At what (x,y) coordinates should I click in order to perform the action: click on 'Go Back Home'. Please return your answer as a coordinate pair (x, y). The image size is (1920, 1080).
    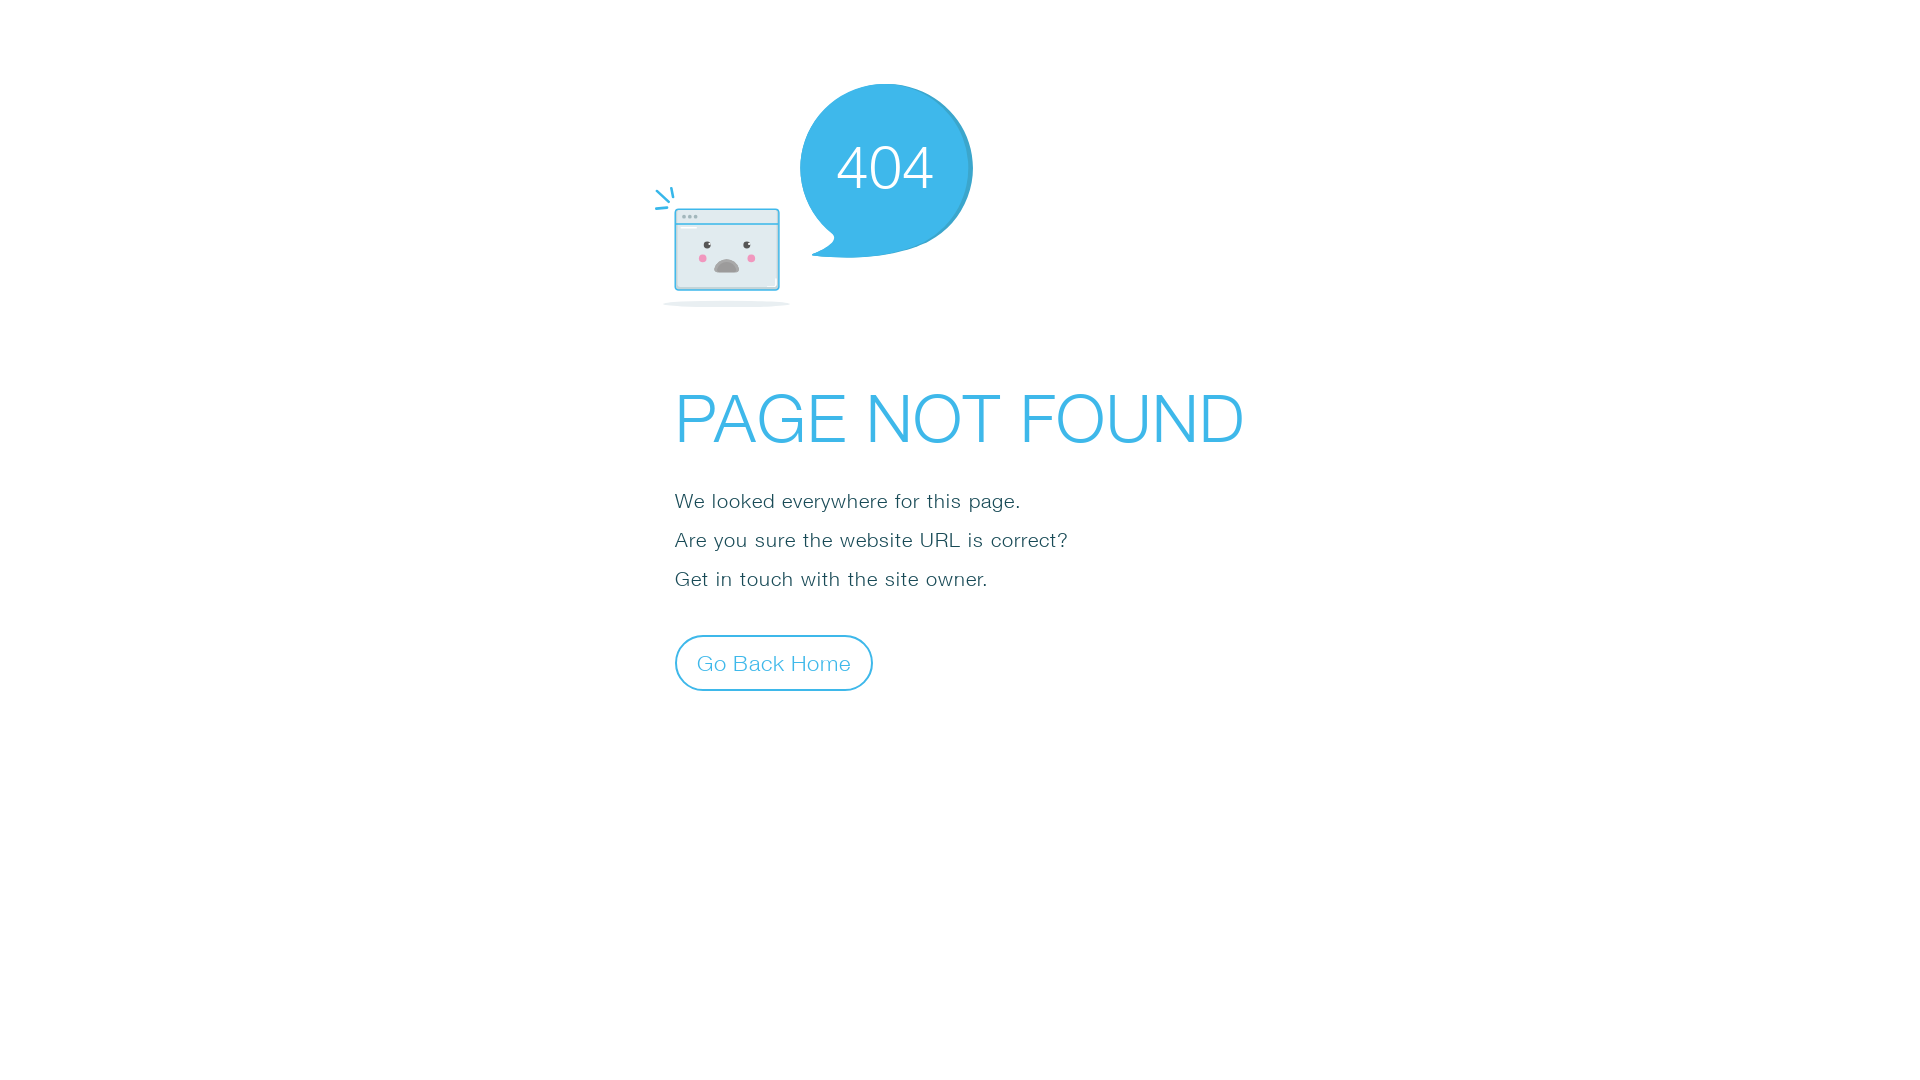
    Looking at the image, I should click on (772, 663).